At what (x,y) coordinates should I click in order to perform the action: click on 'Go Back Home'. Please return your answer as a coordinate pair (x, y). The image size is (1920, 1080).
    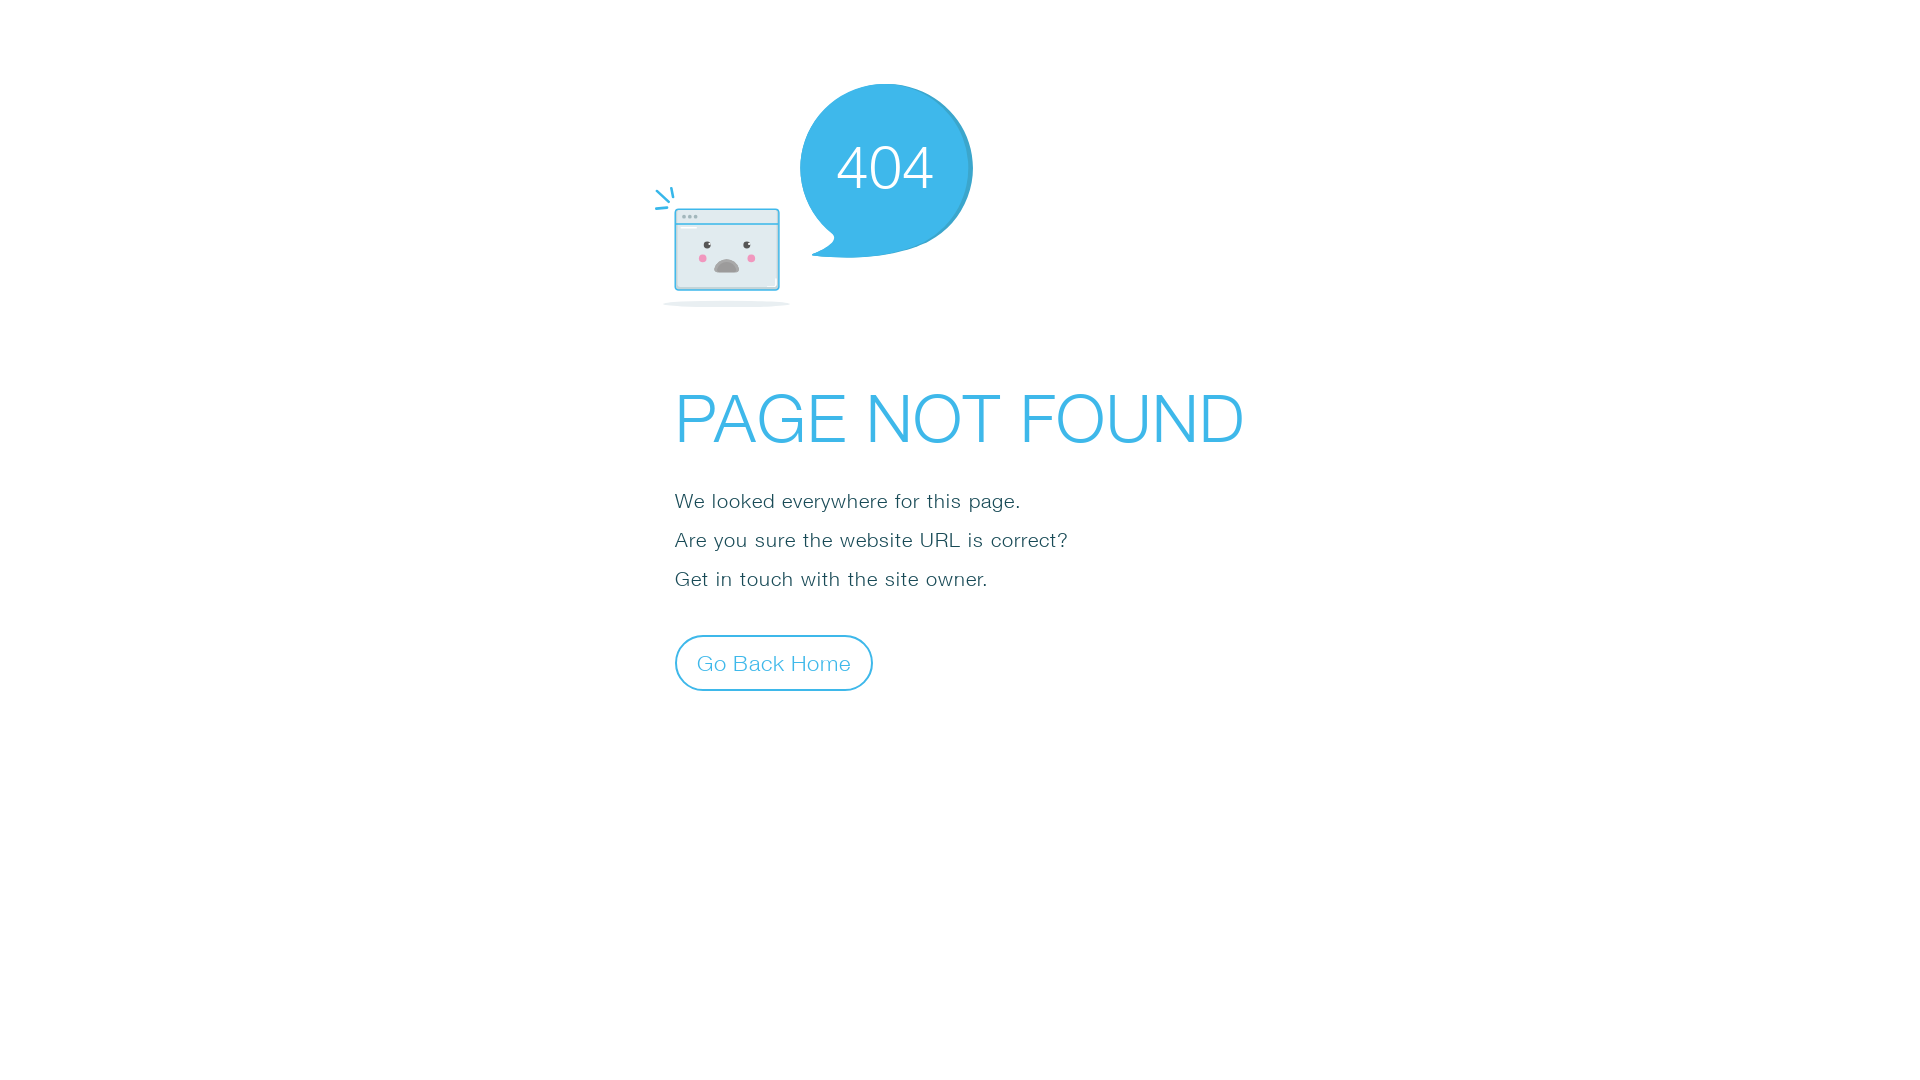
    Looking at the image, I should click on (772, 663).